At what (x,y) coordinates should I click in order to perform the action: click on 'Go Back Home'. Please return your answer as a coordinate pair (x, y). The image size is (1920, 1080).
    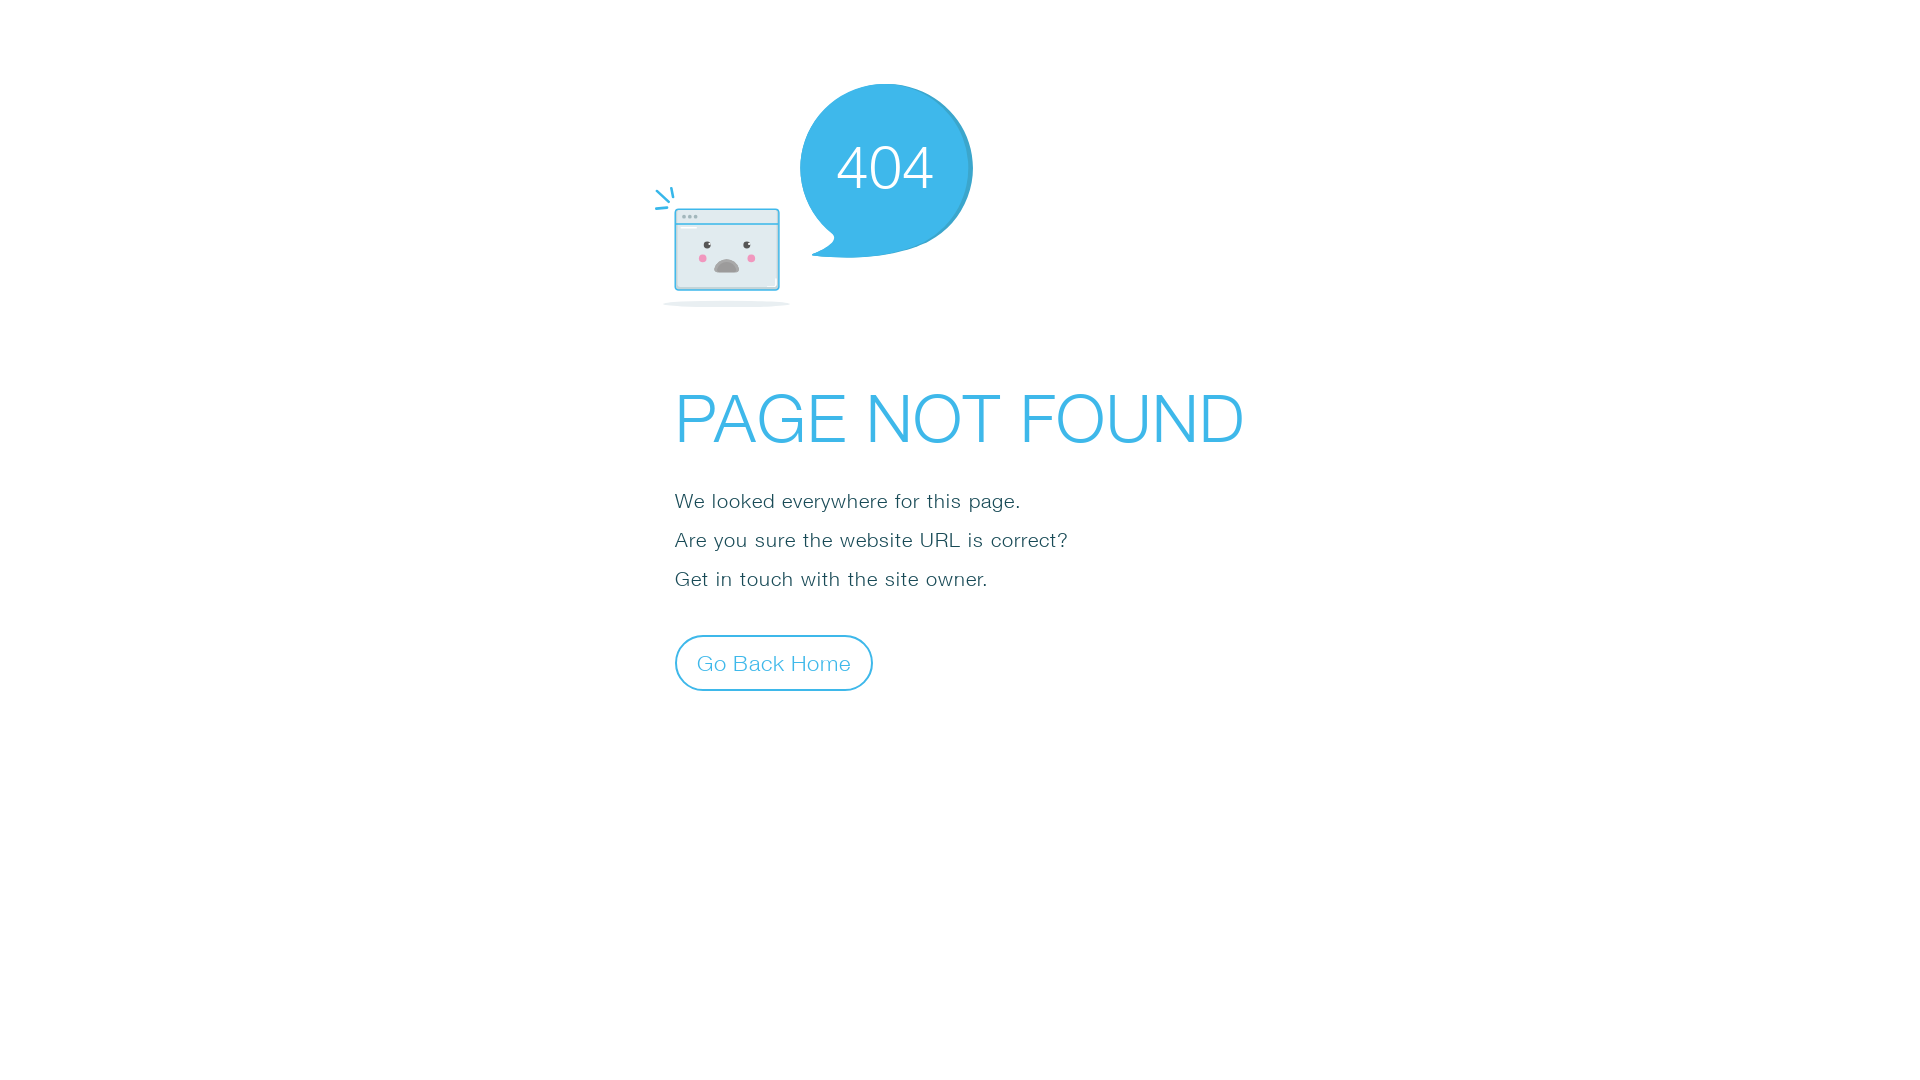
    Looking at the image, I should click on (772, 663).